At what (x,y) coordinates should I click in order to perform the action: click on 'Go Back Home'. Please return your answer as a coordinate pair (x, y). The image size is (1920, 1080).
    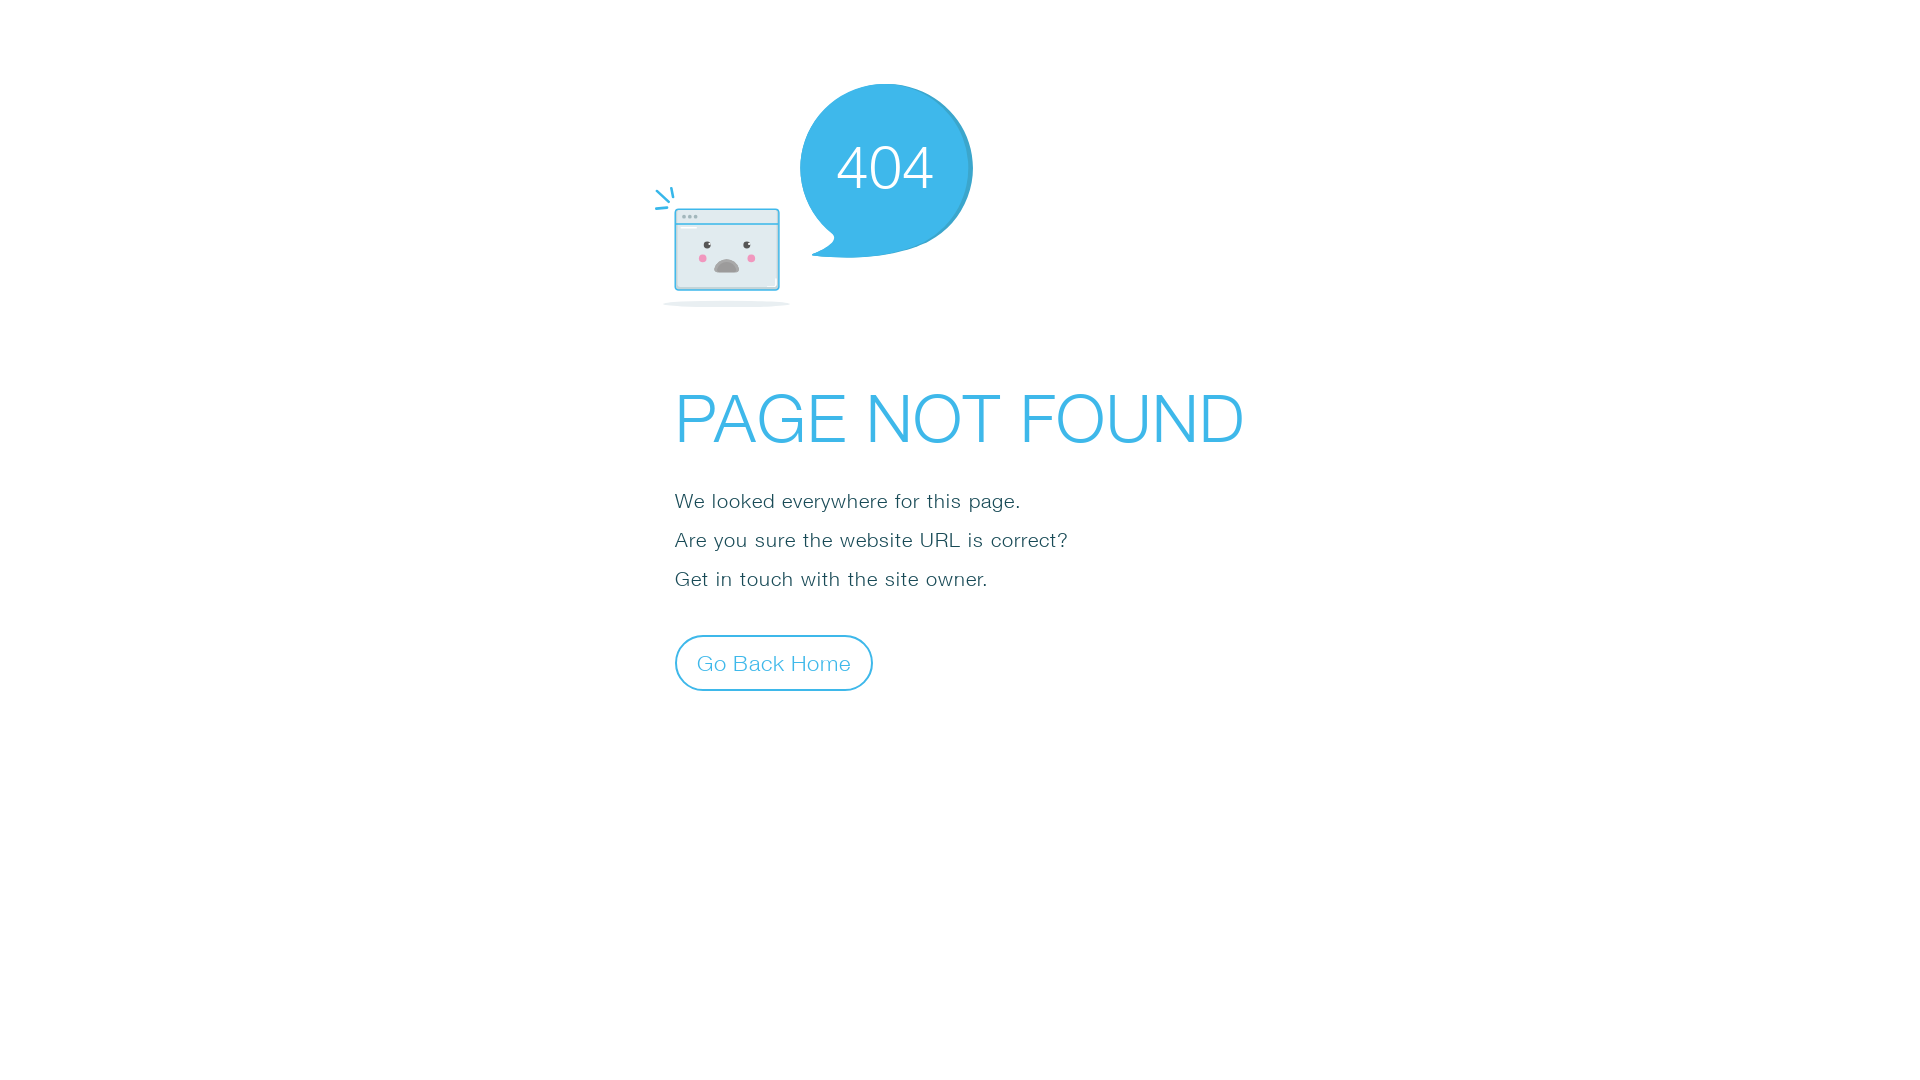
    Looking at the image, I should click on (772, 663).